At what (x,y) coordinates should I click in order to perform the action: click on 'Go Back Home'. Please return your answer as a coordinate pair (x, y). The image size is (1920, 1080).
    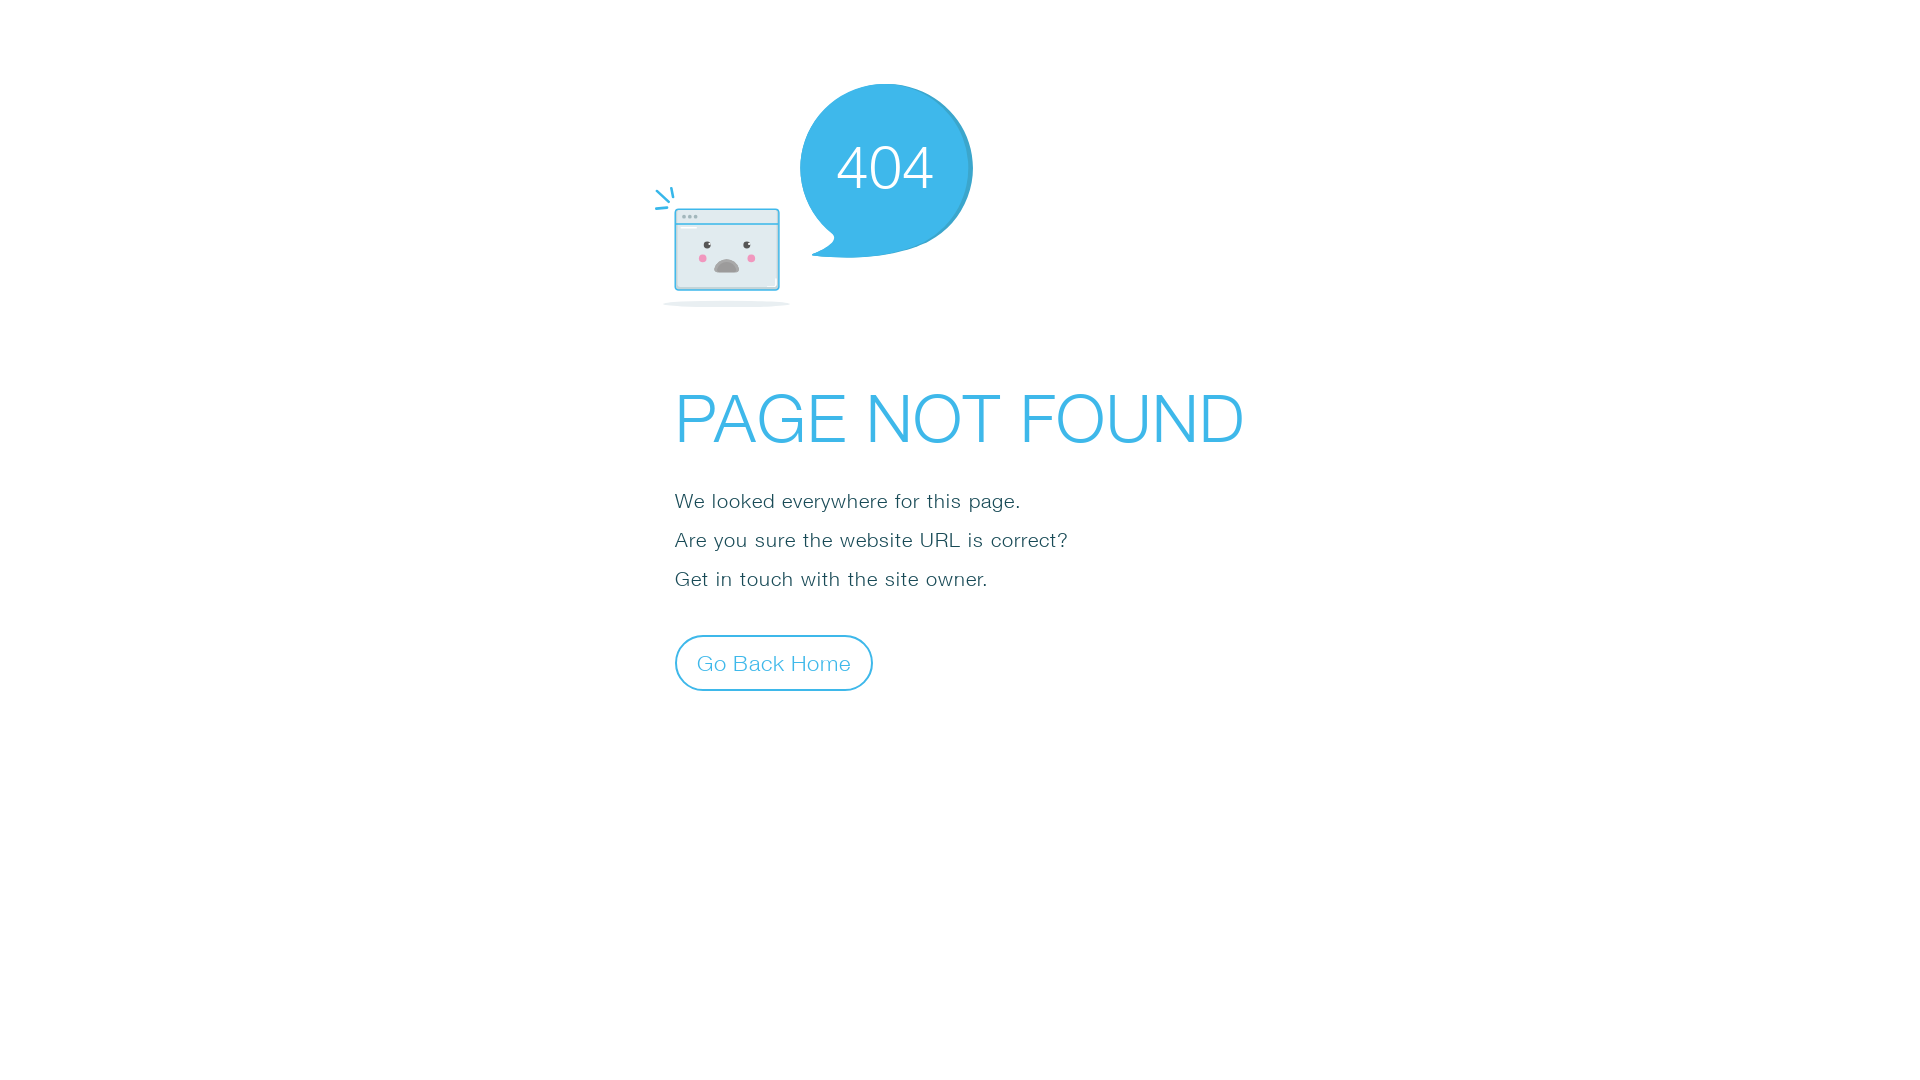
    Looking at the image, I should click on (772, 663).